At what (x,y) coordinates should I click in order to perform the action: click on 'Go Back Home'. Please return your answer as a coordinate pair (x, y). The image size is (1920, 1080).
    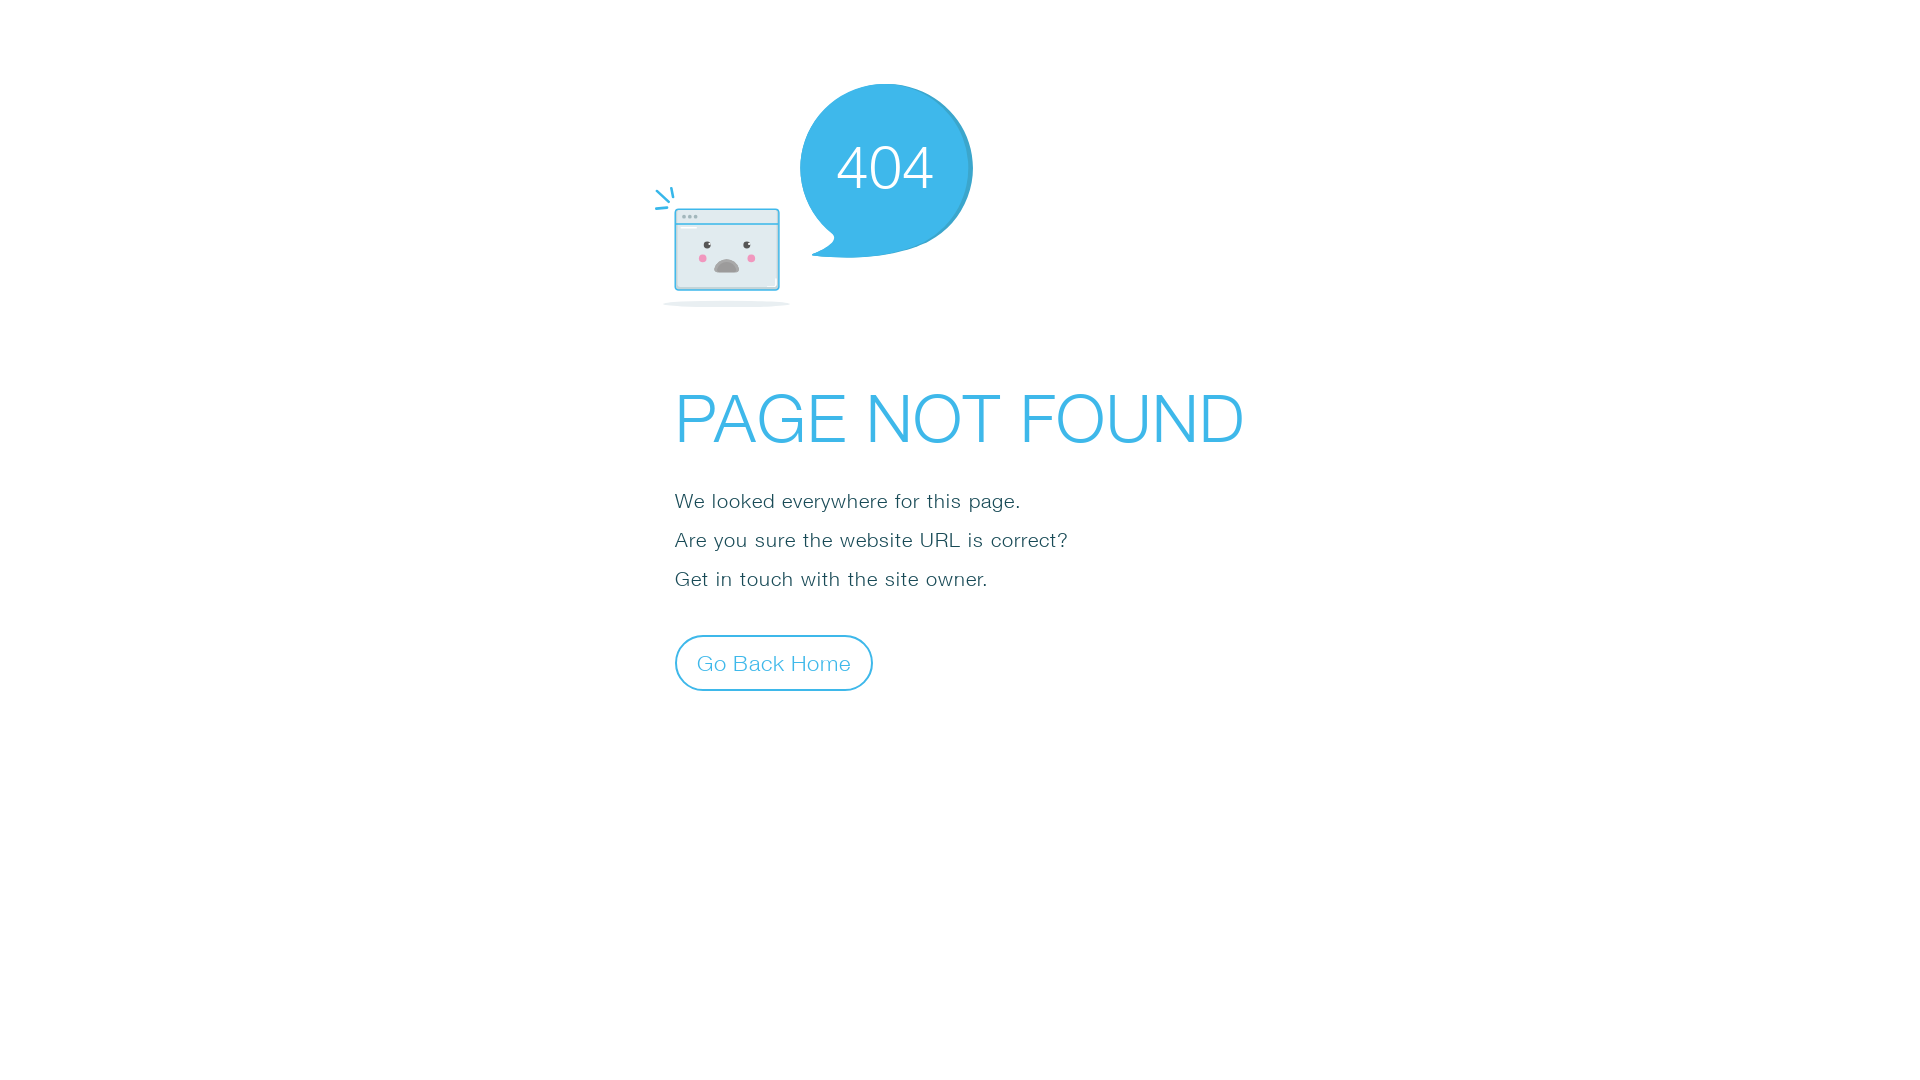
    Looking at the image, I should click on (772, 663).